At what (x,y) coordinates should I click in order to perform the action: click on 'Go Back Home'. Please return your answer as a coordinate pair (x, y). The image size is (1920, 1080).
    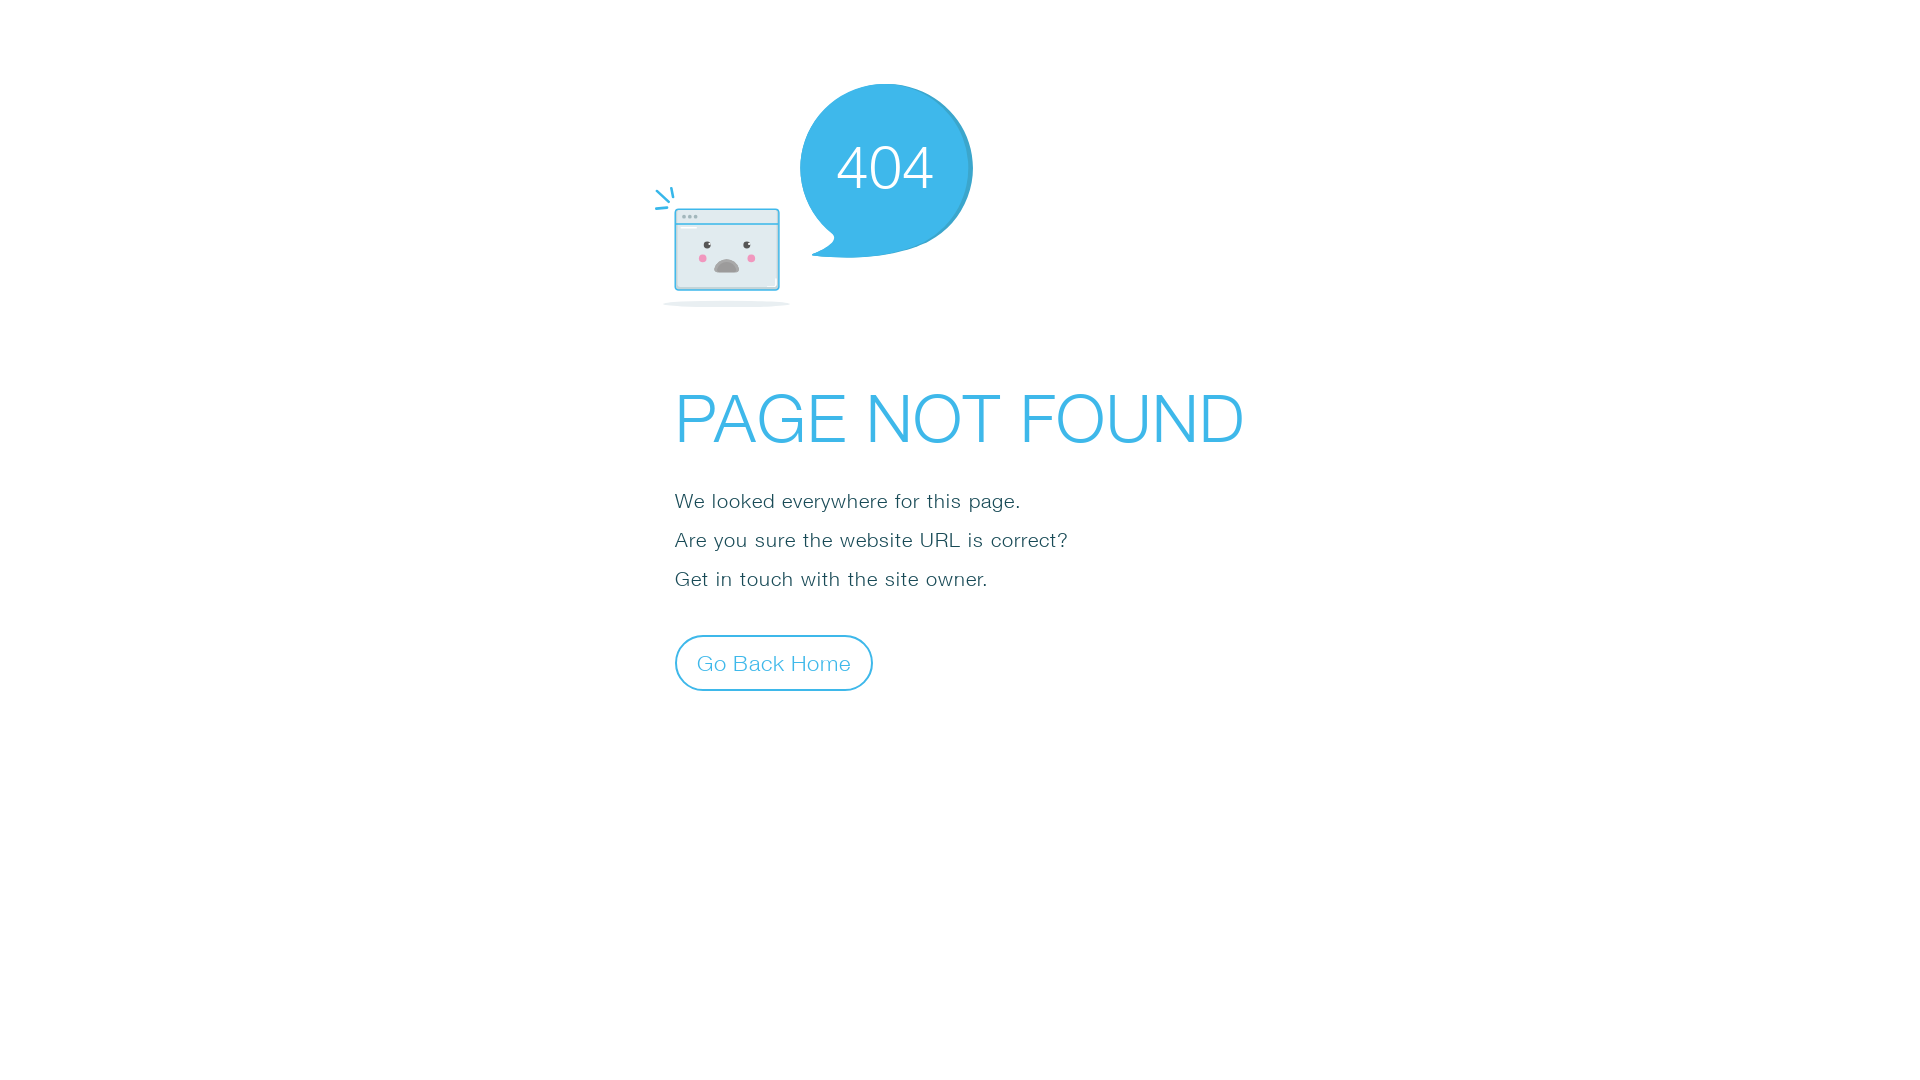
    Looking at the image, I should click on (772, 663).